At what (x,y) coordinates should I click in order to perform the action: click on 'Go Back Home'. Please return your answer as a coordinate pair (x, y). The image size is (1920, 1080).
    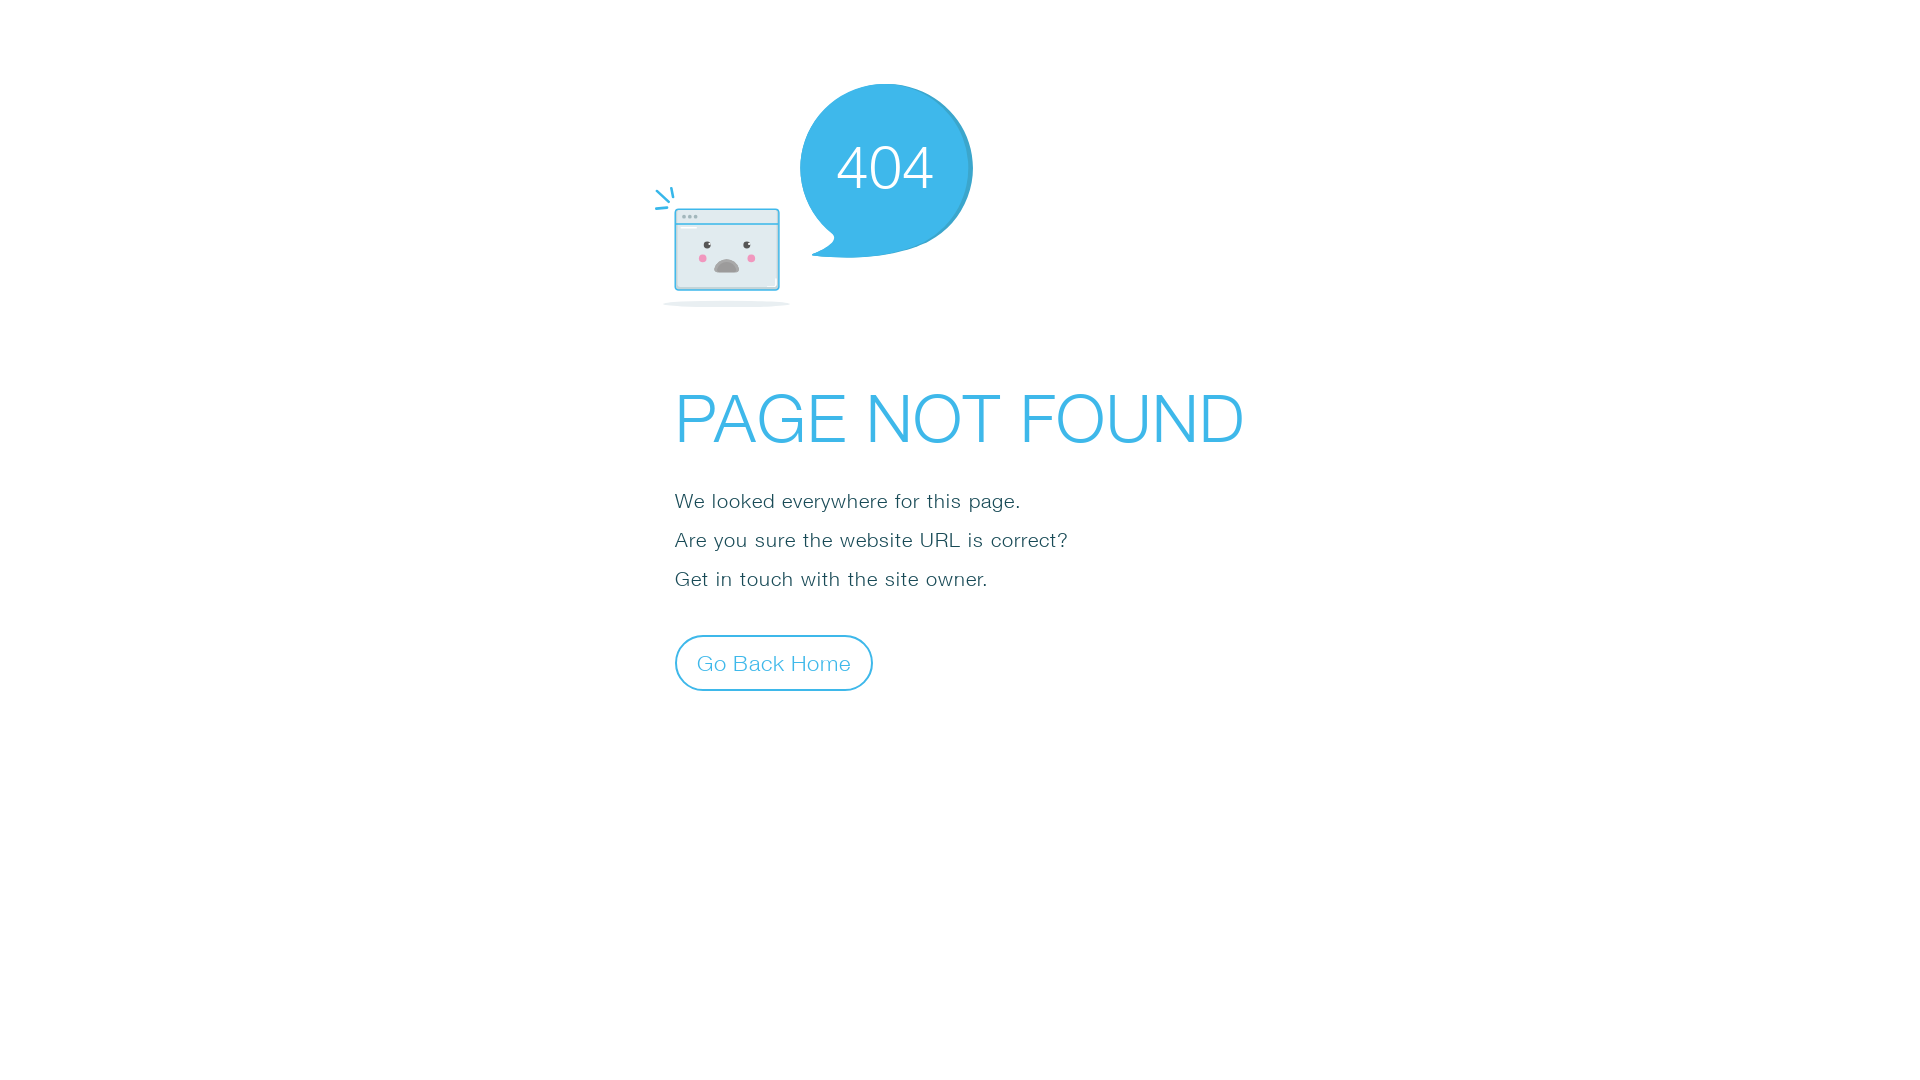
    Looking at the image, I should click on (772, 663).